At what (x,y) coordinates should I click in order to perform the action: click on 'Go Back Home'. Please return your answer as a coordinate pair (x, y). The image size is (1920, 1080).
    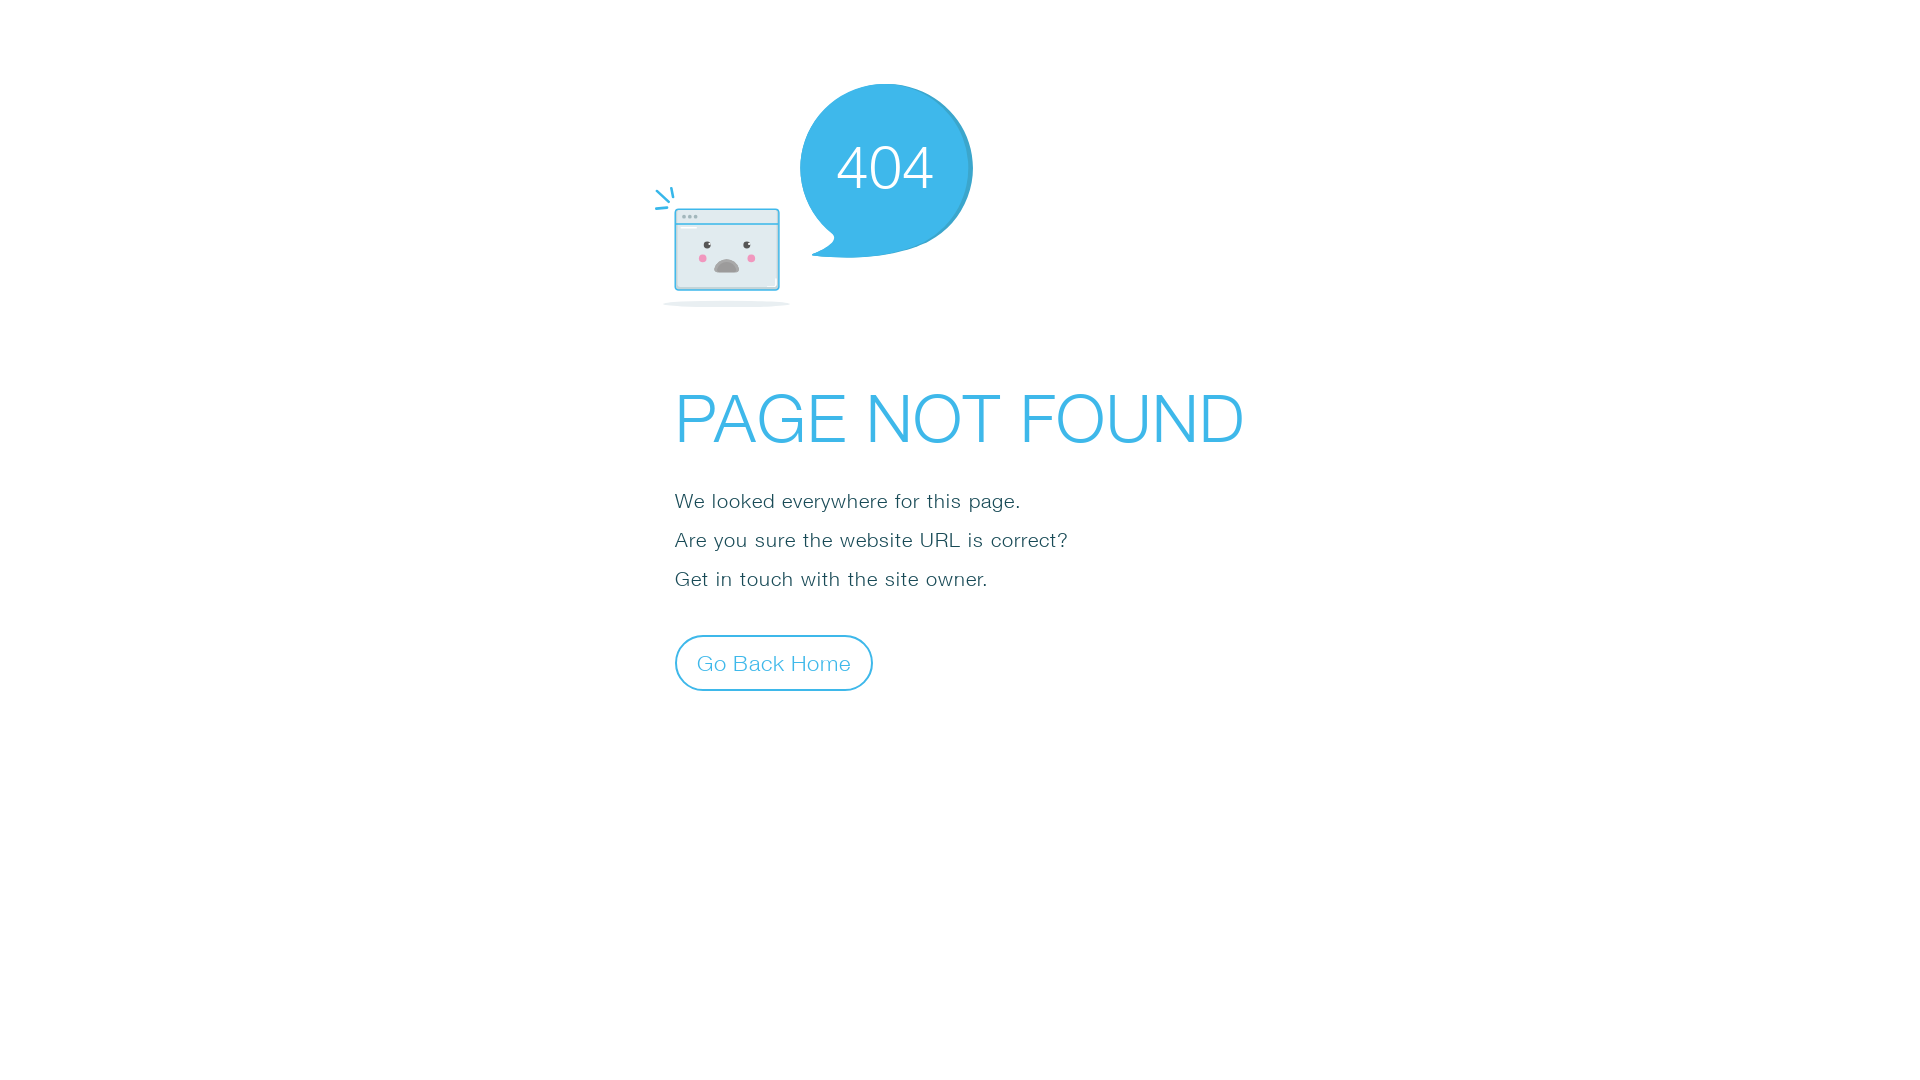
    Looking at the image, I should click on (772, 663).